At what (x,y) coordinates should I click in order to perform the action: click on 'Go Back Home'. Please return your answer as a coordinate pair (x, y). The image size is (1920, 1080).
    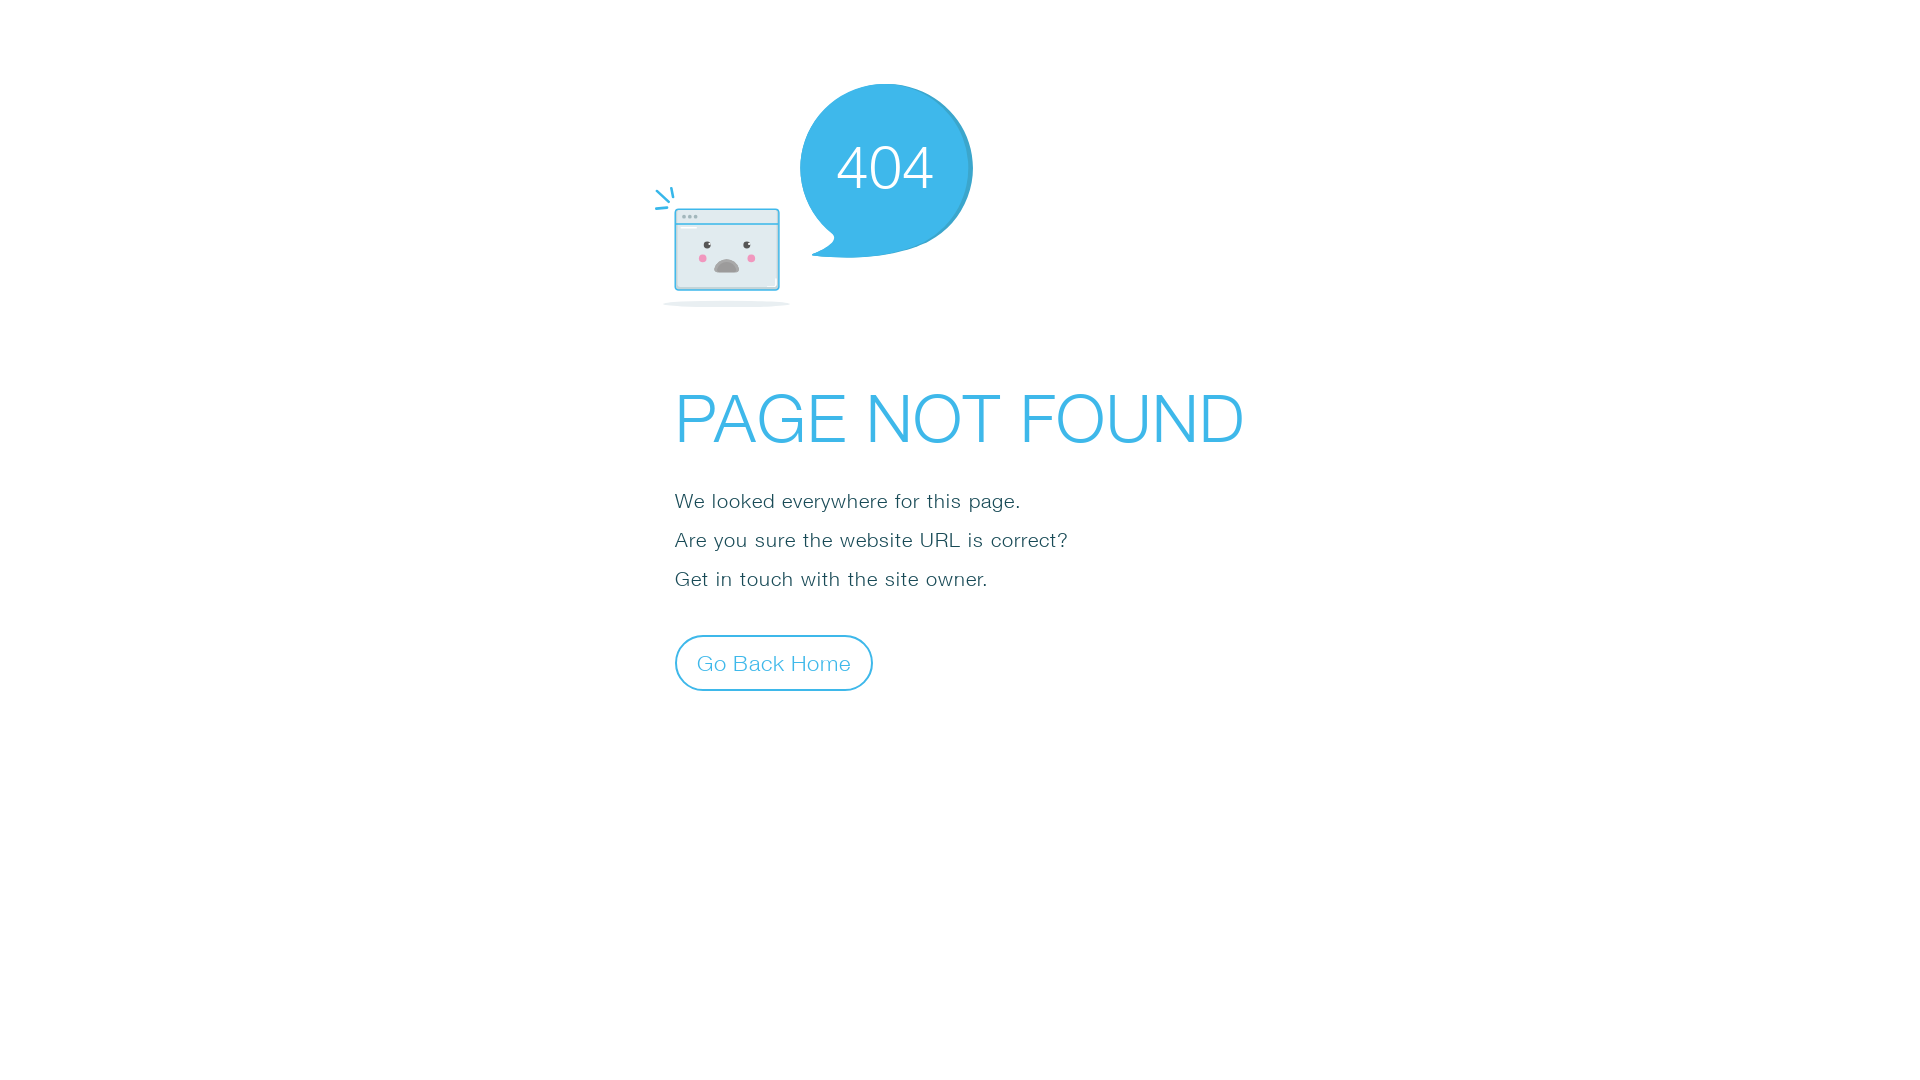
    Looking at the image, I should click on (772, 663).